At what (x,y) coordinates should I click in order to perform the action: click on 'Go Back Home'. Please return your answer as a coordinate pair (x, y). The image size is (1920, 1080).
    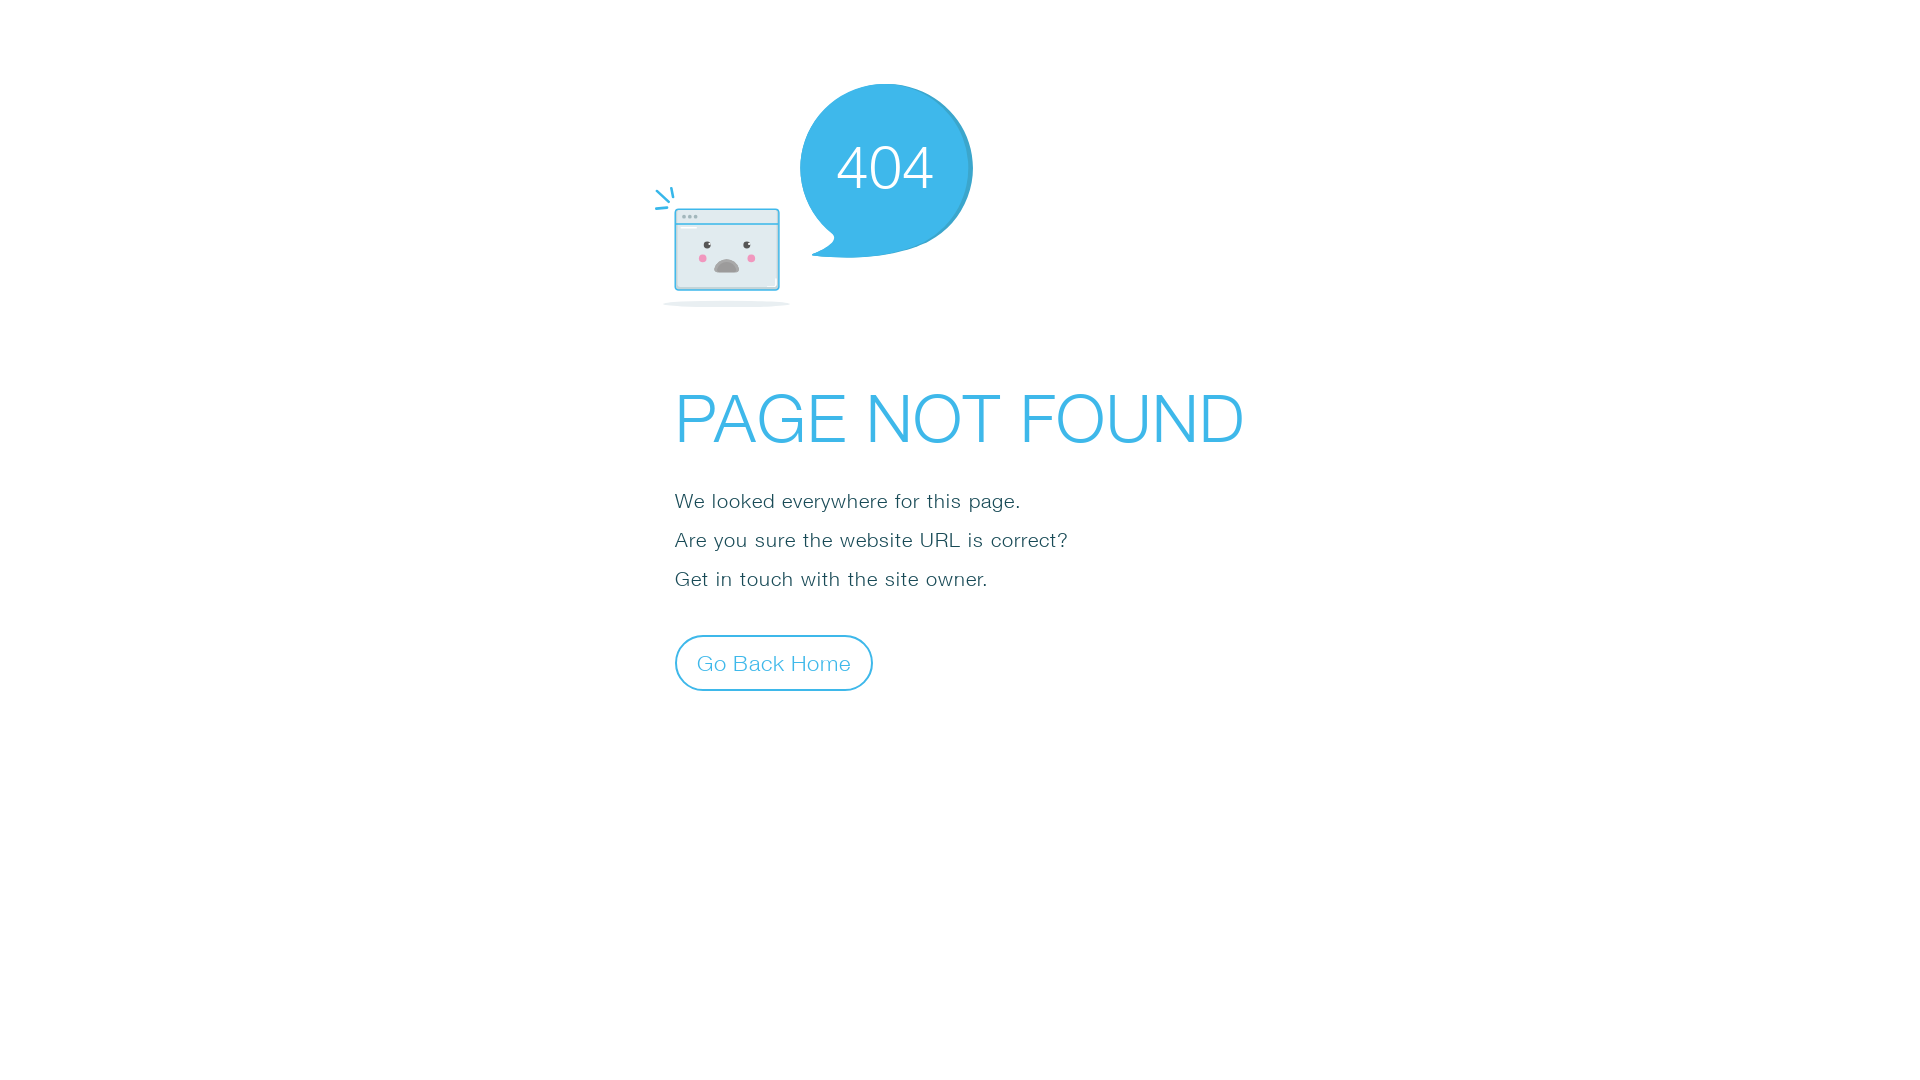
    Looking at the image, I should click on (772, 663).